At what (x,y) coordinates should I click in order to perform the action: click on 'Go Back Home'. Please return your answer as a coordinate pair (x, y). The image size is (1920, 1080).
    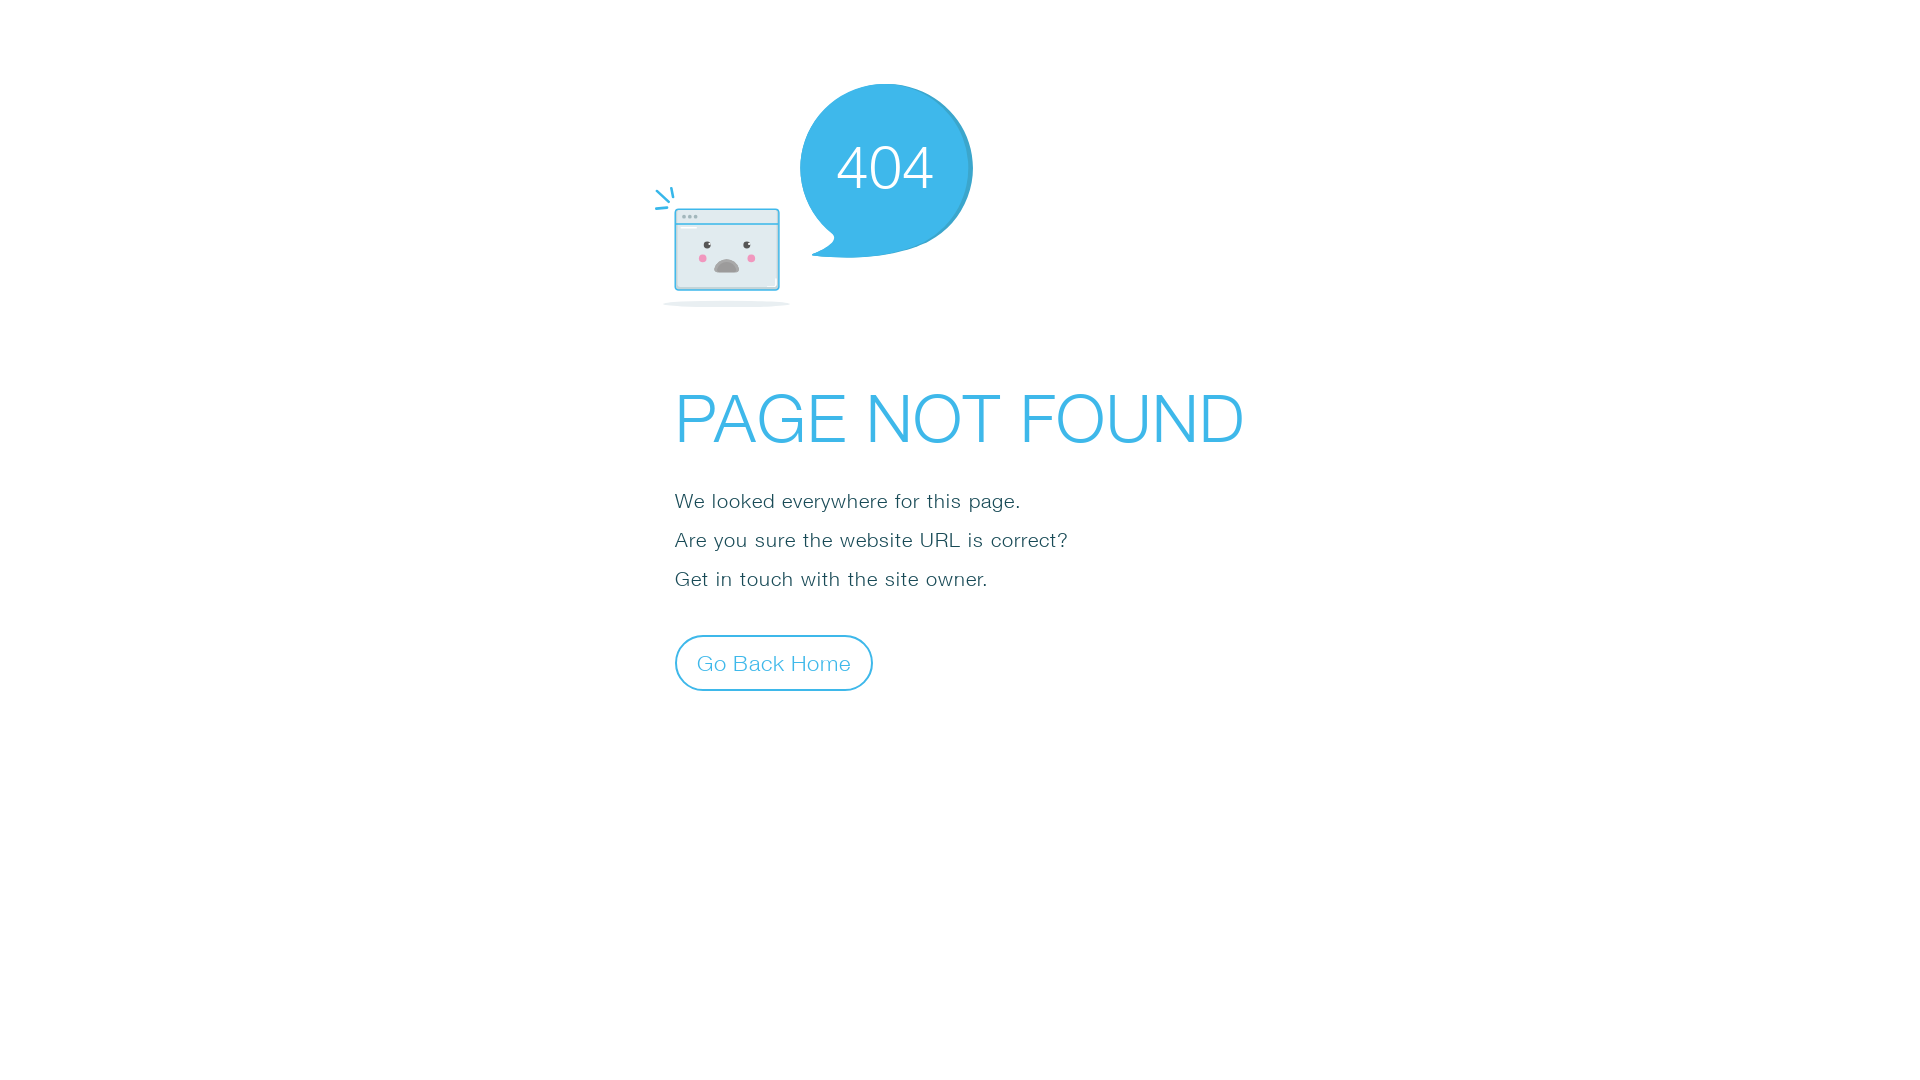
    Looking at the image, I should click on (772, 663).